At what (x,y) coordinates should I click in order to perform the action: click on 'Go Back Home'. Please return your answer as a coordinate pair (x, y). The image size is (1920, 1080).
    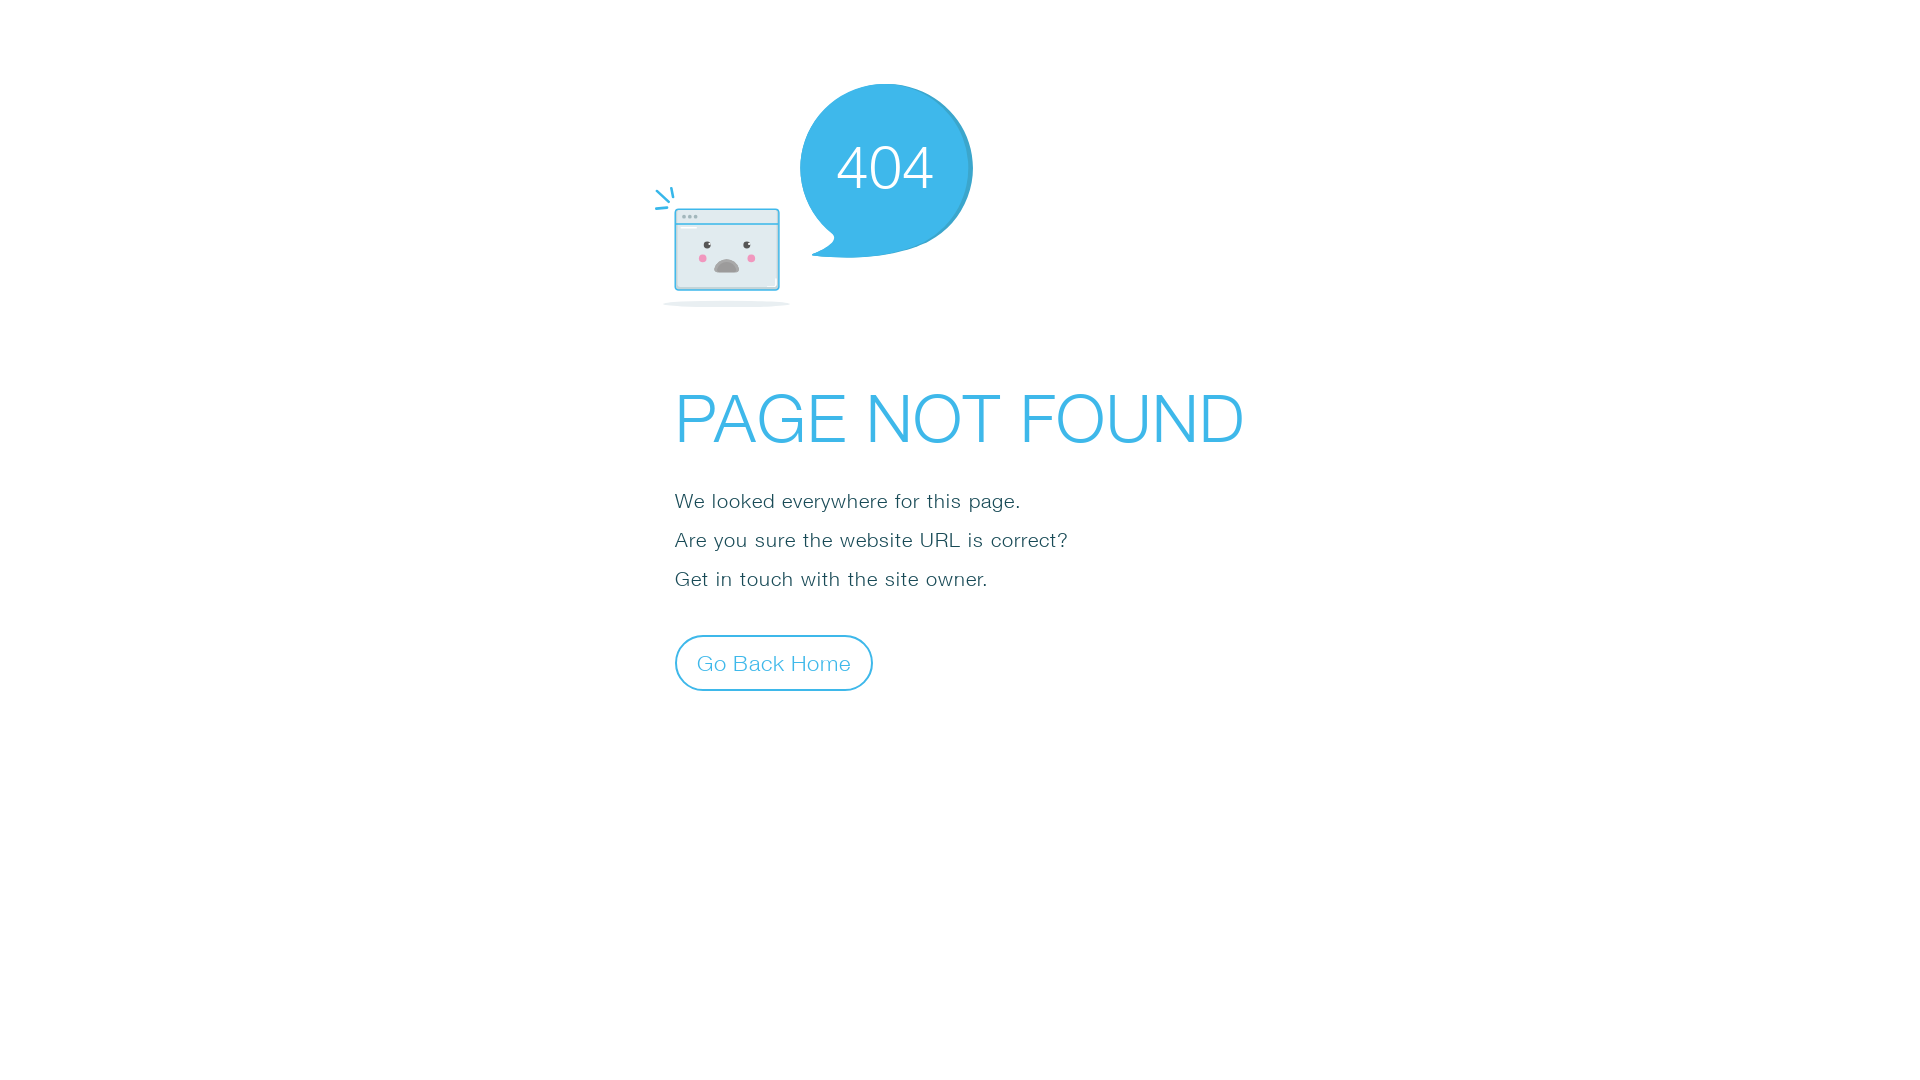
    Looking at the image, I should click on (772, 663).